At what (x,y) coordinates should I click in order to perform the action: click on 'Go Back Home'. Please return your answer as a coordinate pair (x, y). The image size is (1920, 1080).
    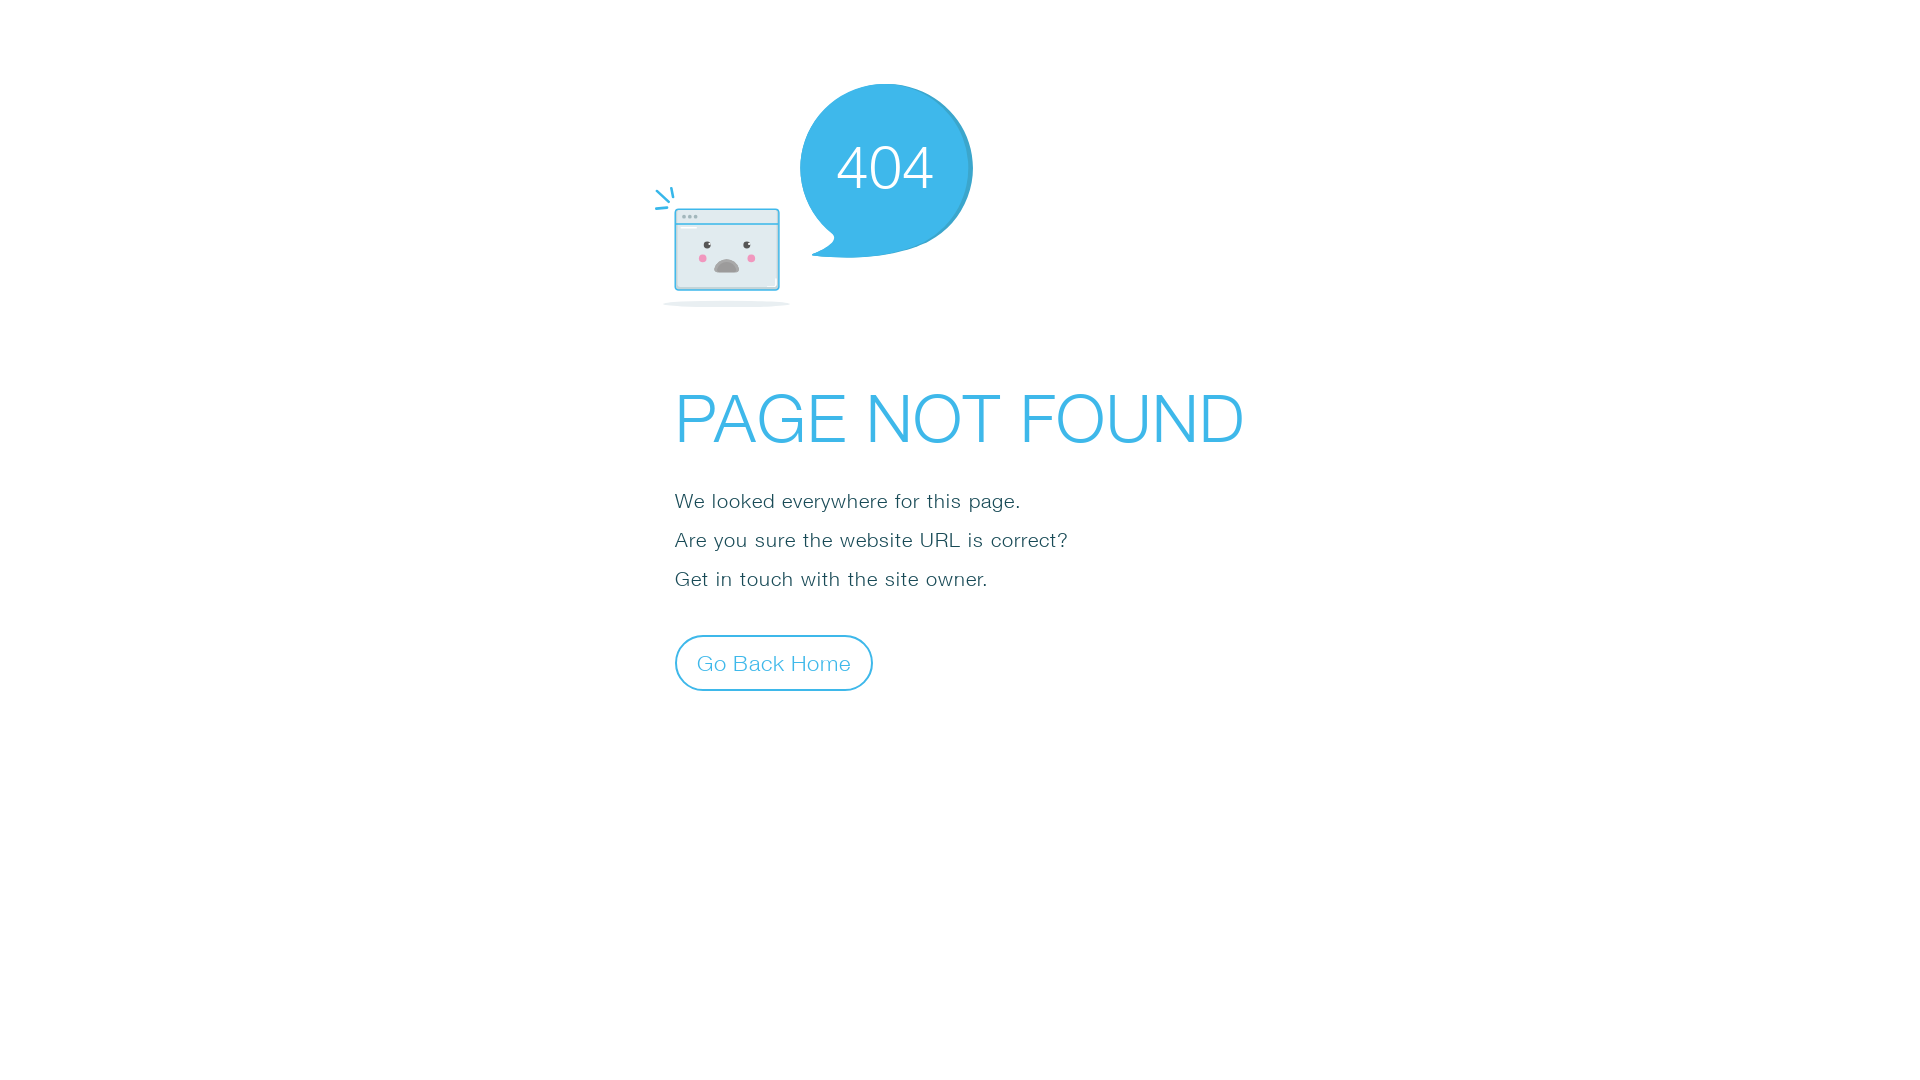
    Looking at the image, I should click on (772, 663).